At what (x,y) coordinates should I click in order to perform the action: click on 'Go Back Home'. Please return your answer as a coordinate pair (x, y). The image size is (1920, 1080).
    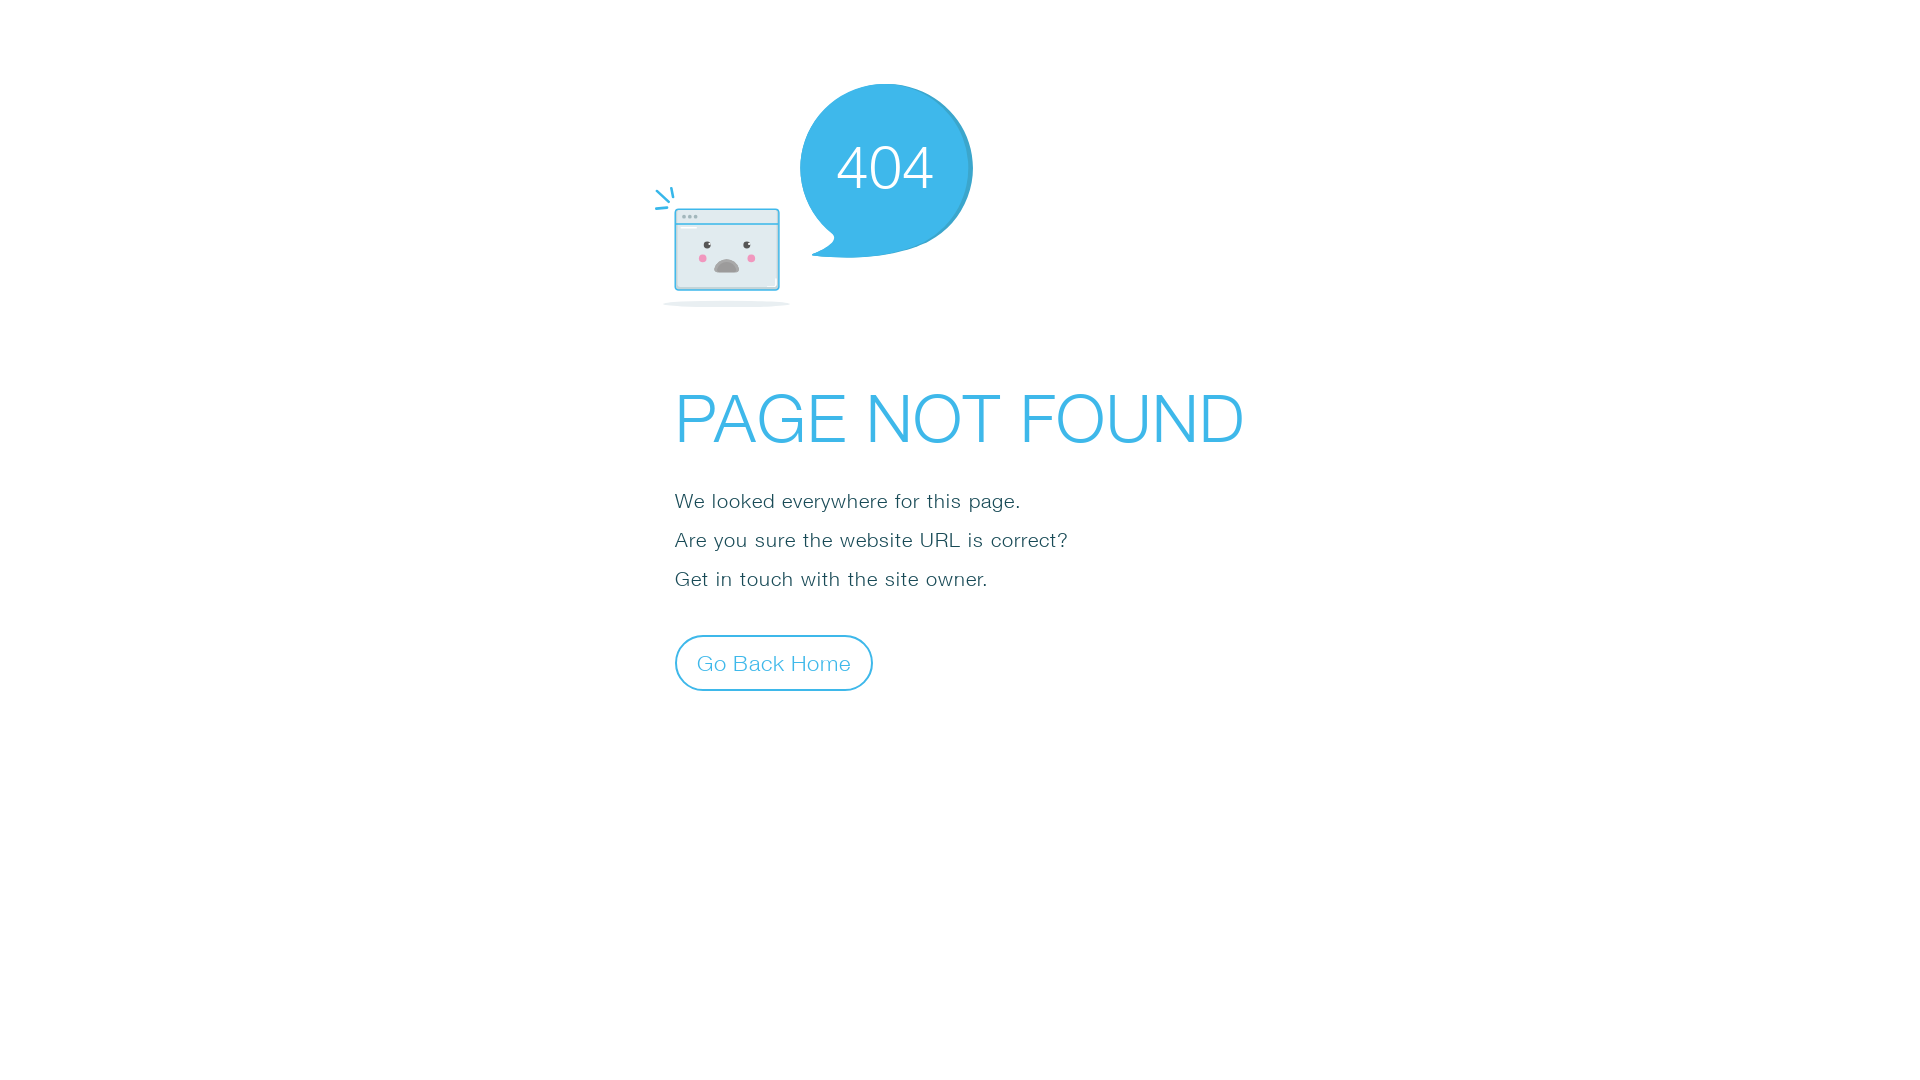
    Looking at the image, I should click on (772, 663).